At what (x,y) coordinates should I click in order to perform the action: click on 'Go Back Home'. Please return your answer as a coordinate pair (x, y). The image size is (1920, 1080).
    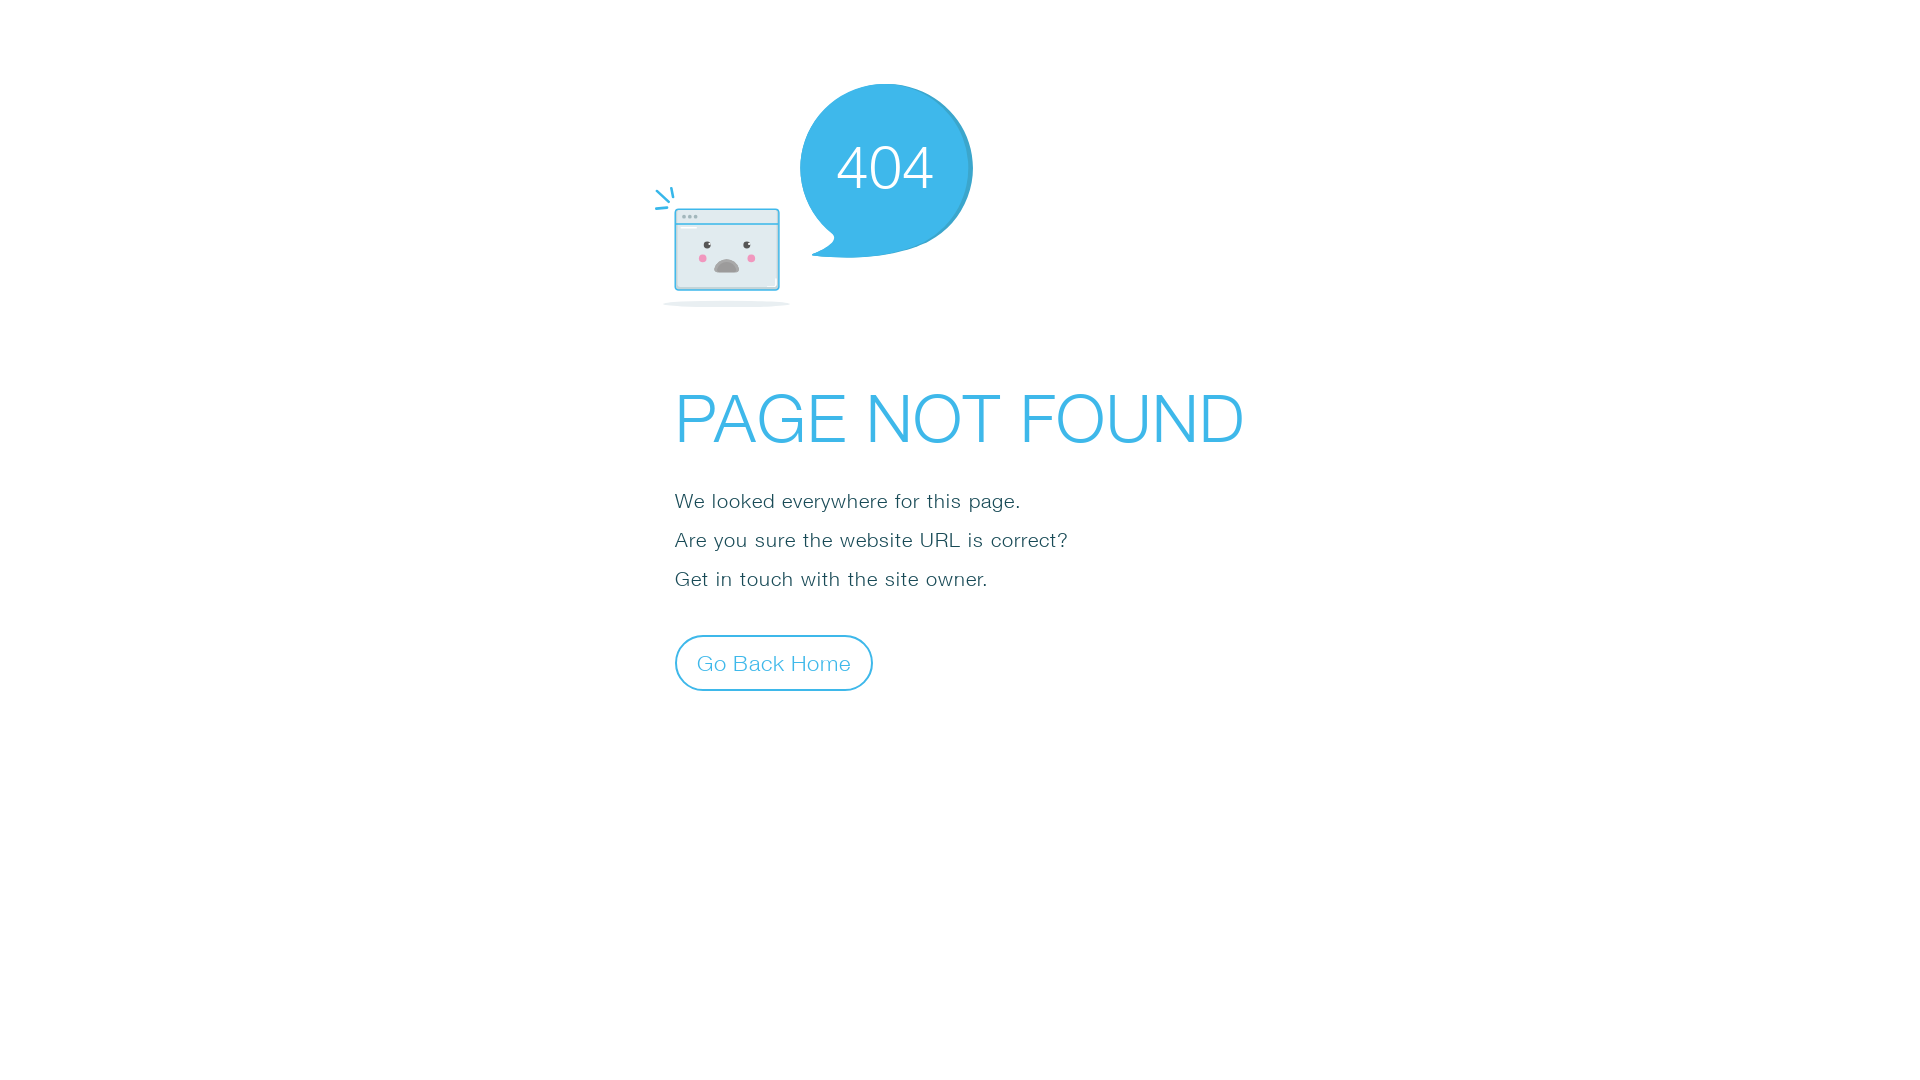
    Looking at the image, I should click on (772, 663).